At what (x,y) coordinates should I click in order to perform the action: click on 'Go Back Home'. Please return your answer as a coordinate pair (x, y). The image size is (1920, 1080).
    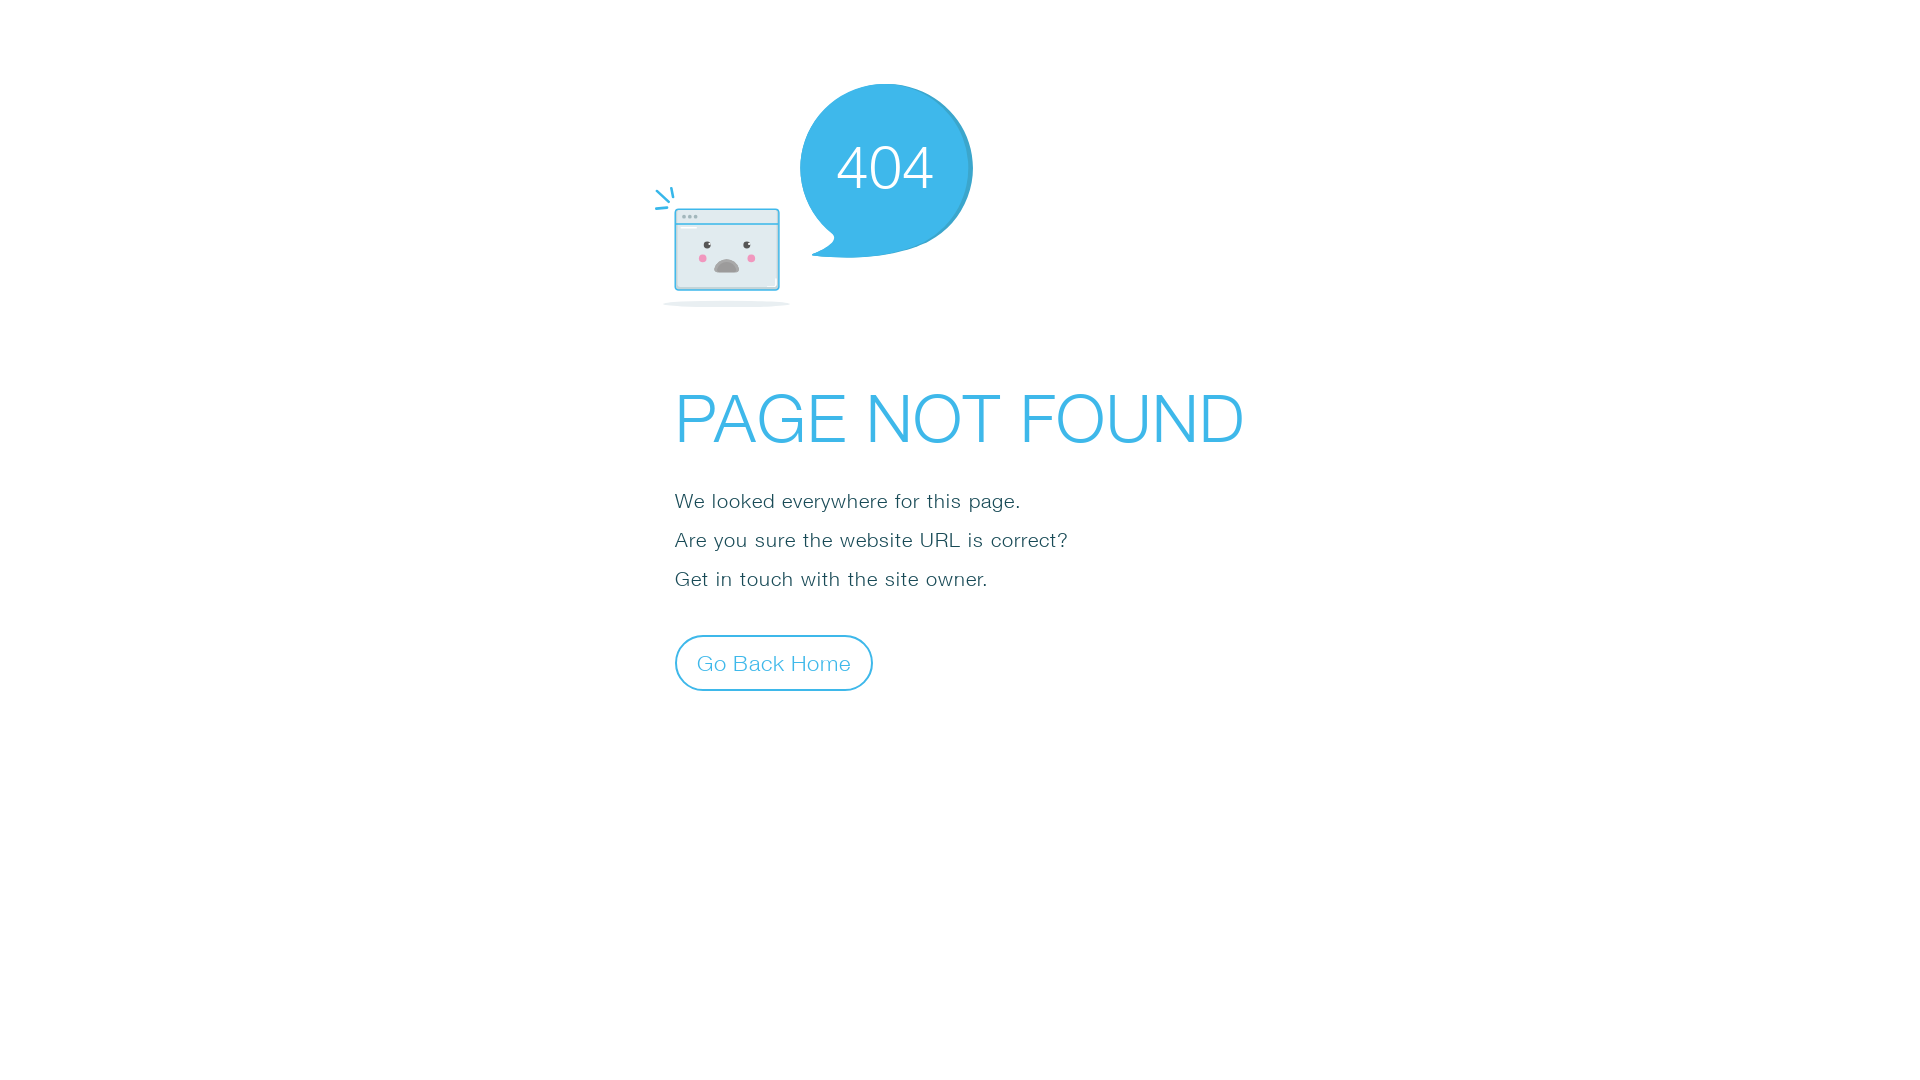
    Looking at the image, I should click on (772, 663).